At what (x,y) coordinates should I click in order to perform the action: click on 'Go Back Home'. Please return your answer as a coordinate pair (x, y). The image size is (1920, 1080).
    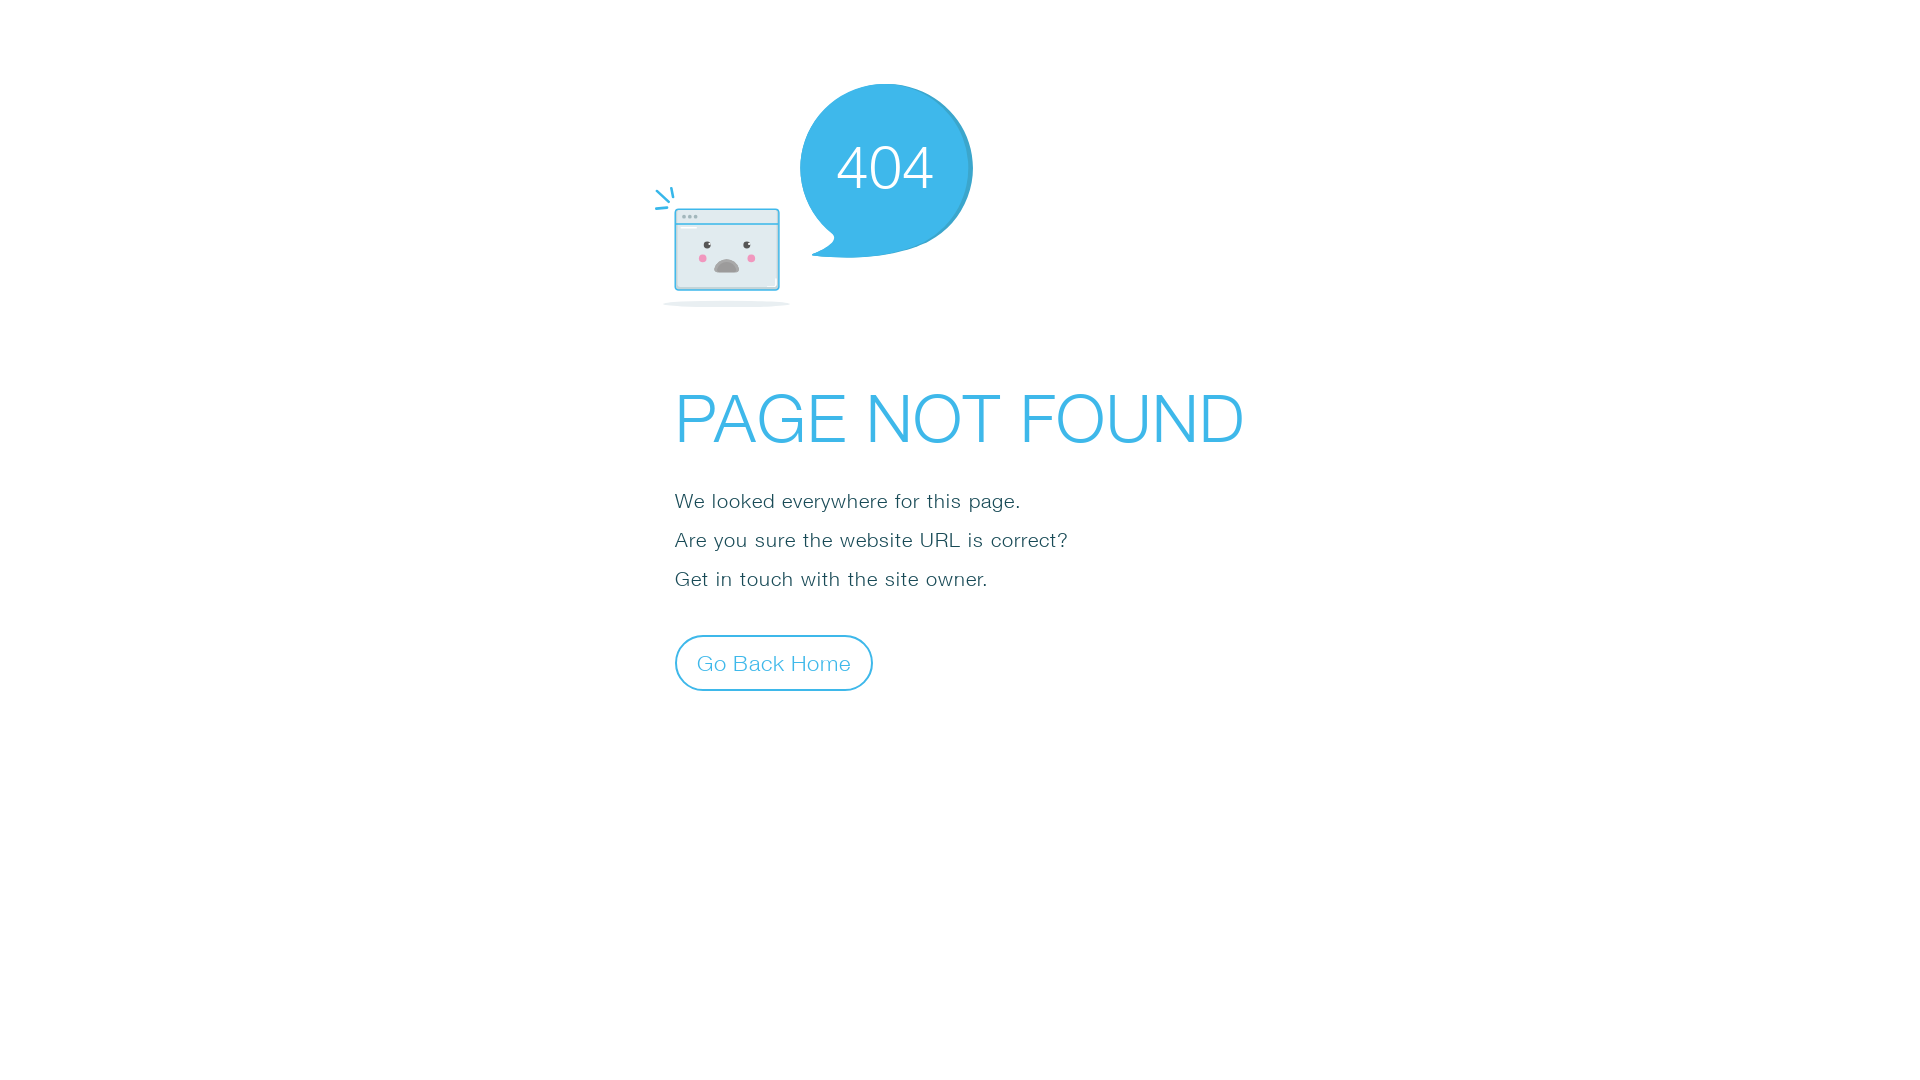
    Looking at the image, I should click on (772, 663).